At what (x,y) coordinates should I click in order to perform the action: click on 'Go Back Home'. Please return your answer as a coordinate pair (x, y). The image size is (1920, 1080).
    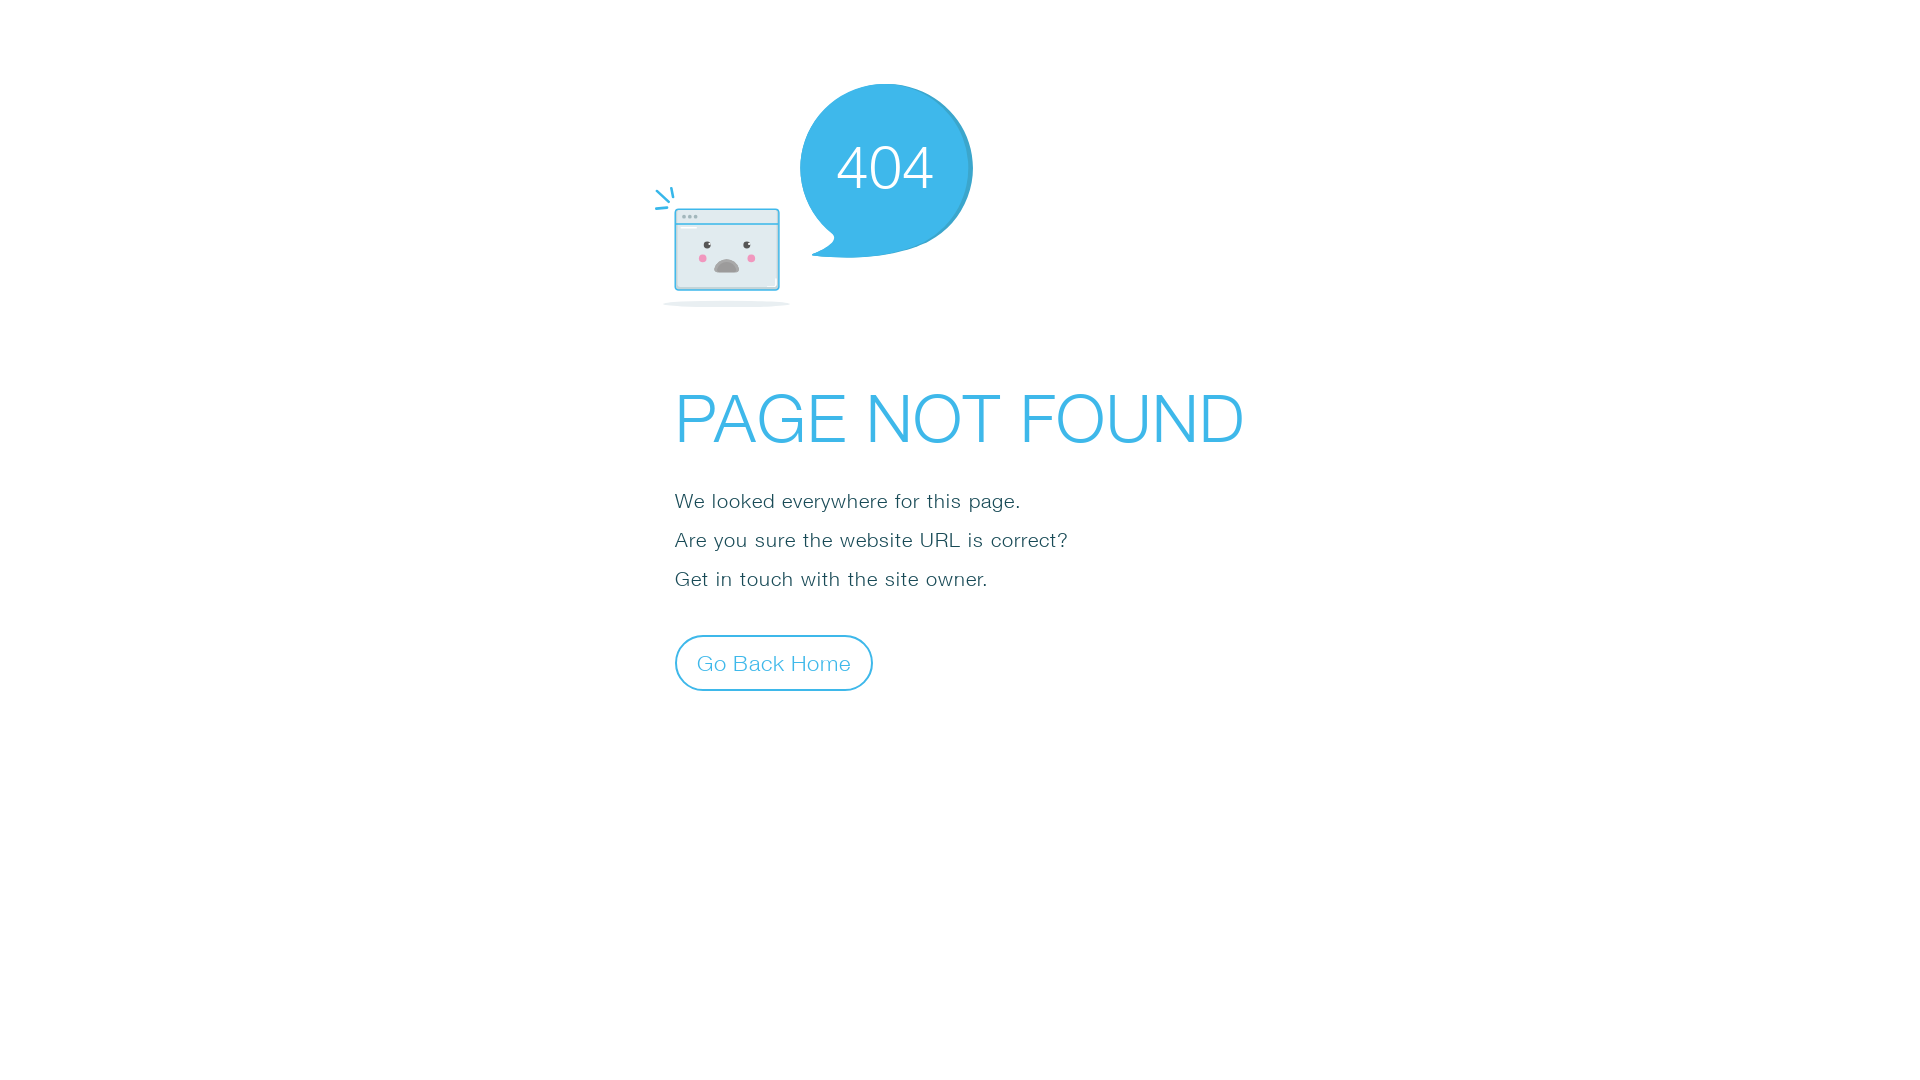
    Looking at the image, I should click on (772, 663).